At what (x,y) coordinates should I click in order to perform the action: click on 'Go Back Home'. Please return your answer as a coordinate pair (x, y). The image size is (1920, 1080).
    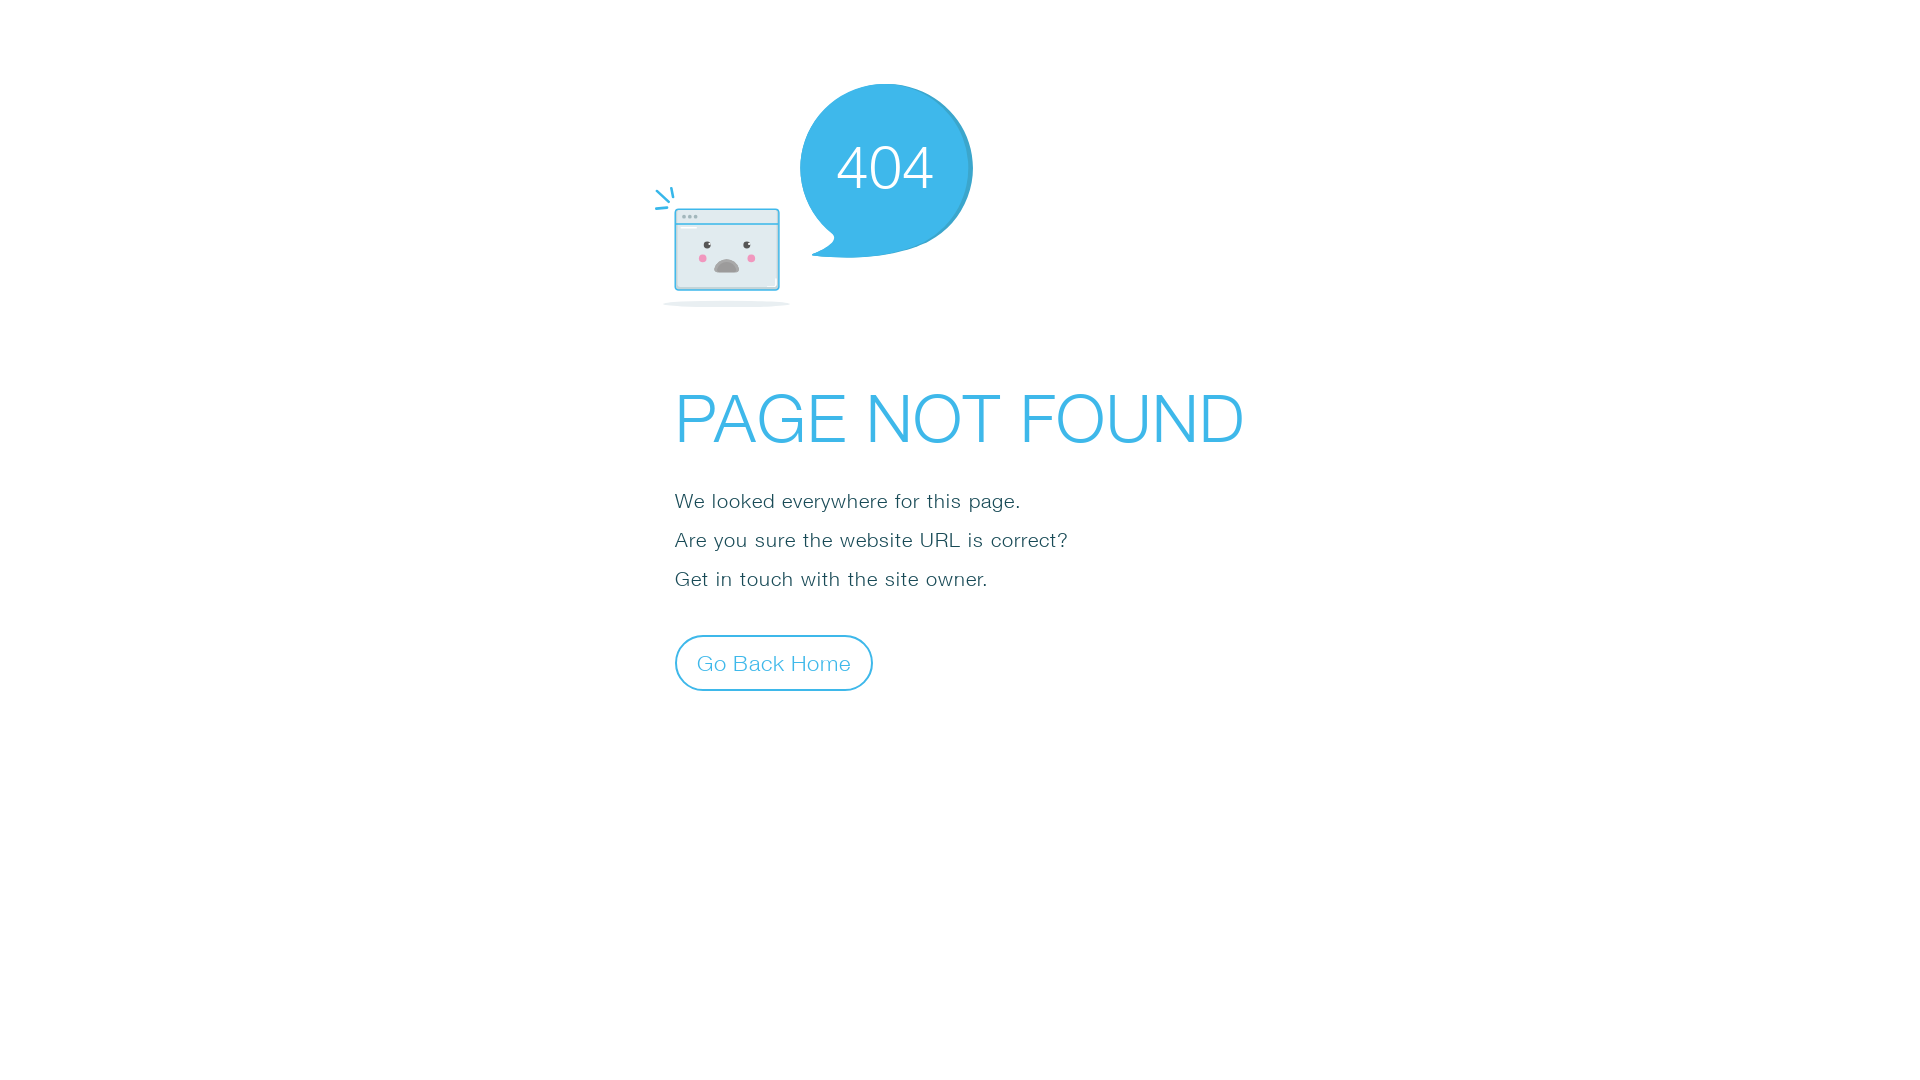
    Looking at the image, I should click on (772, 663).